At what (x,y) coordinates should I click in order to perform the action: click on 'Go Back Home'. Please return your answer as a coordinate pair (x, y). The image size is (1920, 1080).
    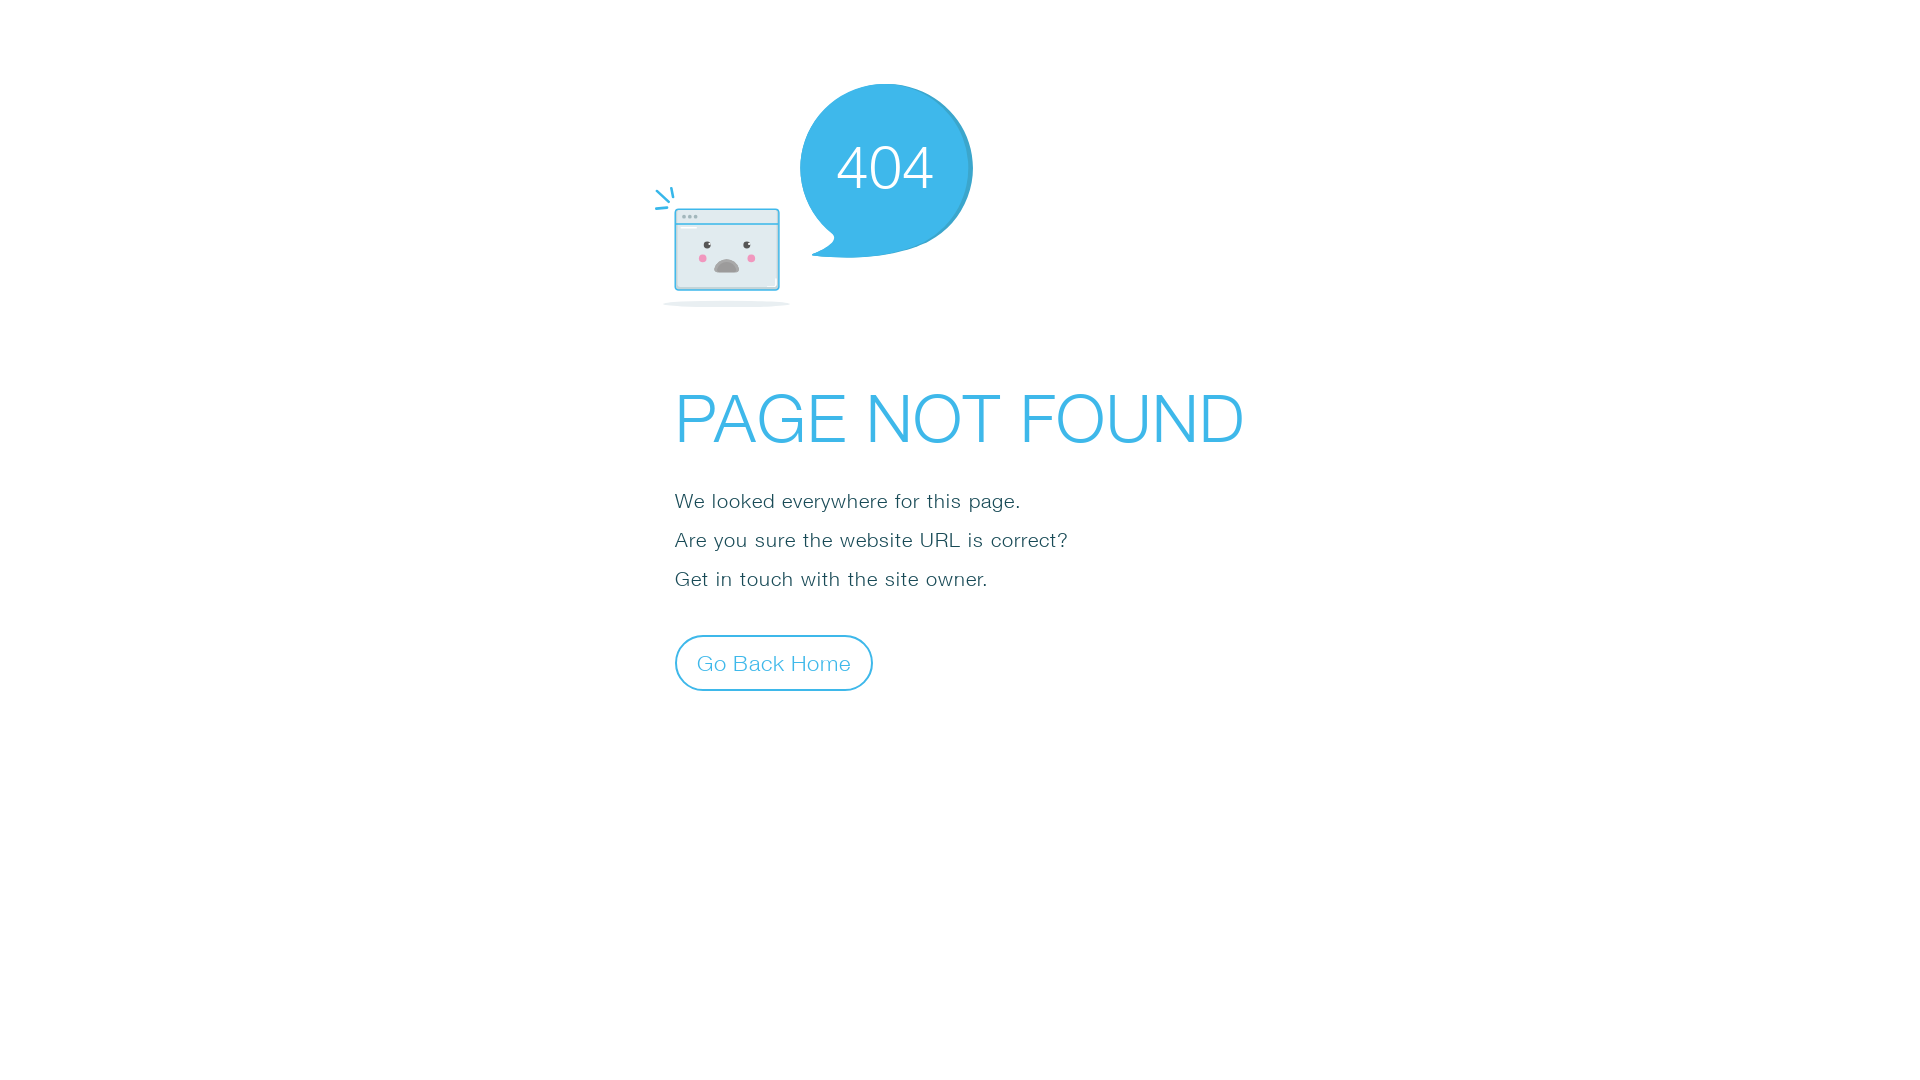
    Looking at the image, I should click on (772, 663).